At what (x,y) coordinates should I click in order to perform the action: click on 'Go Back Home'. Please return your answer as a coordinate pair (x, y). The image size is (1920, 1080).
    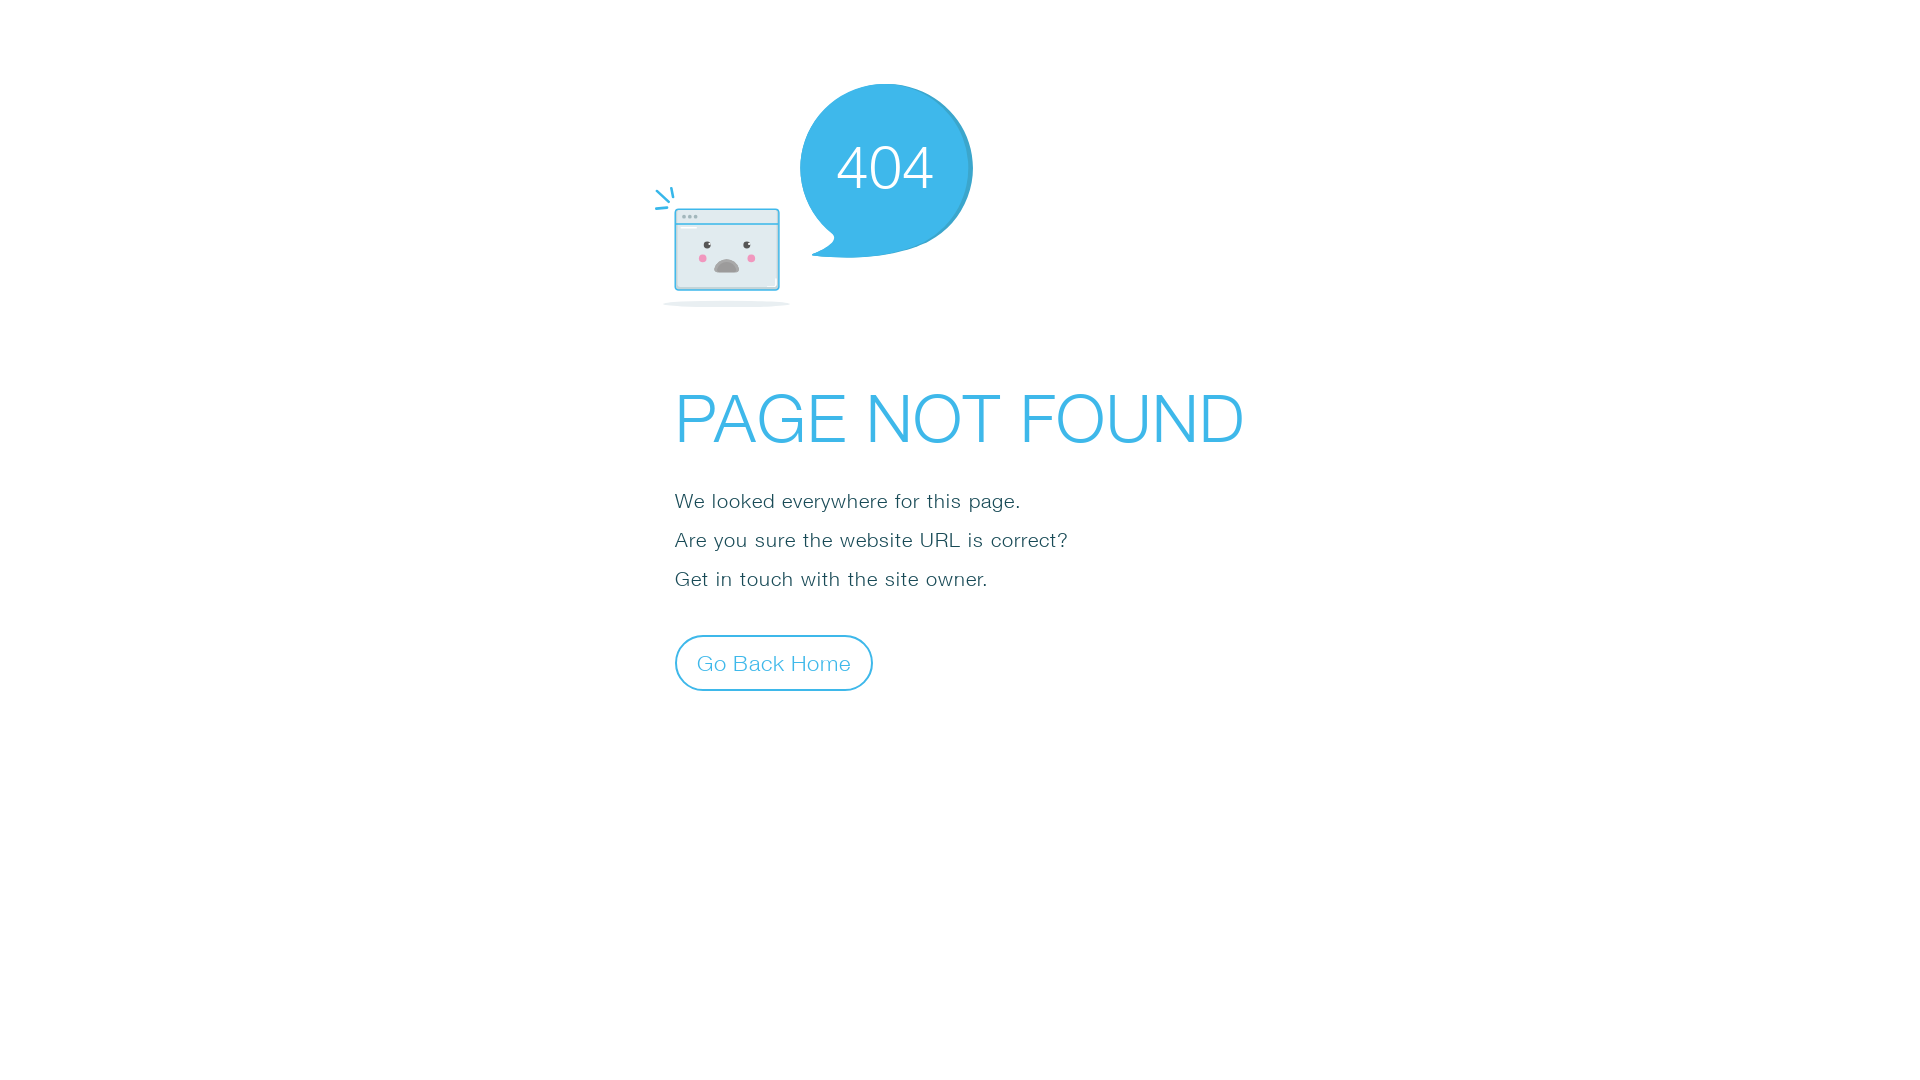
    Looking at the image, I should click on (772, 663).